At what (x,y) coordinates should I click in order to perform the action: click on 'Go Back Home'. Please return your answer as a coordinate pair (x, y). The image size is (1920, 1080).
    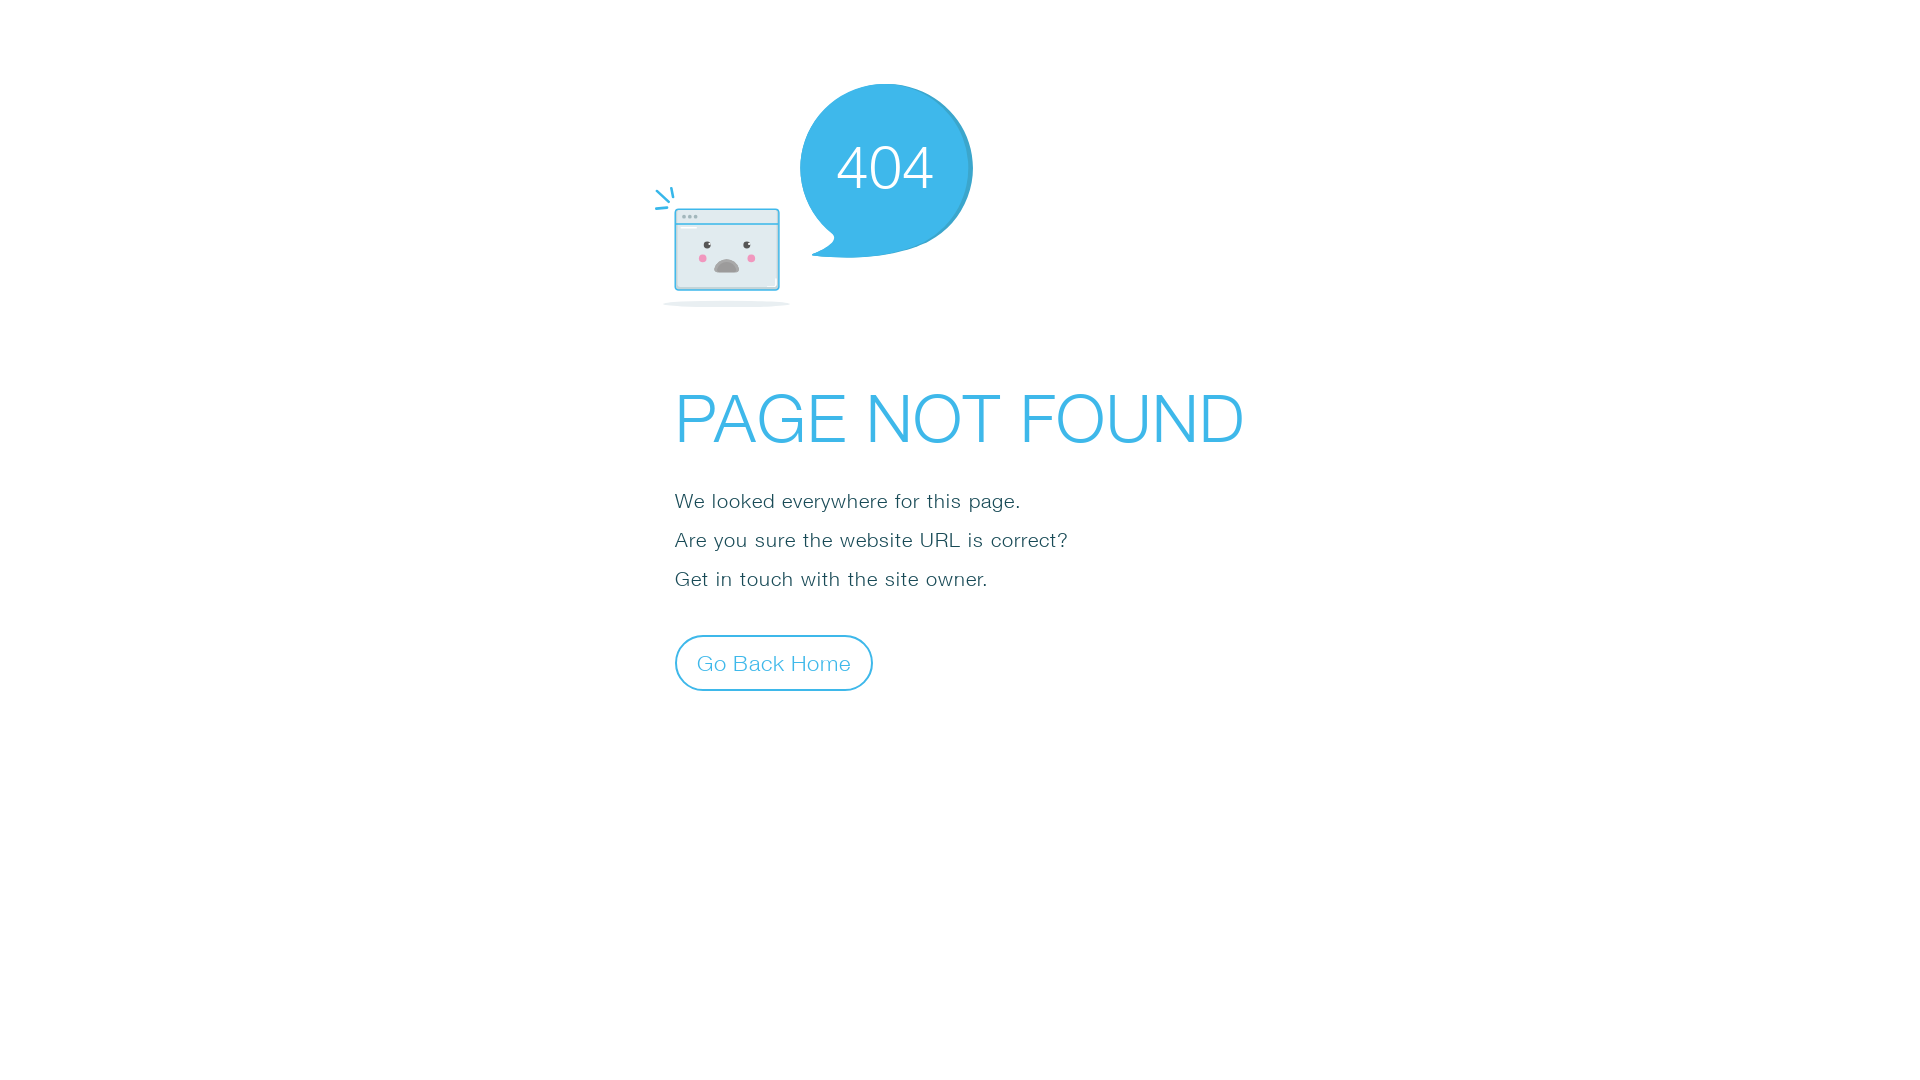
    Looking at the image, I should click on (772, 663).